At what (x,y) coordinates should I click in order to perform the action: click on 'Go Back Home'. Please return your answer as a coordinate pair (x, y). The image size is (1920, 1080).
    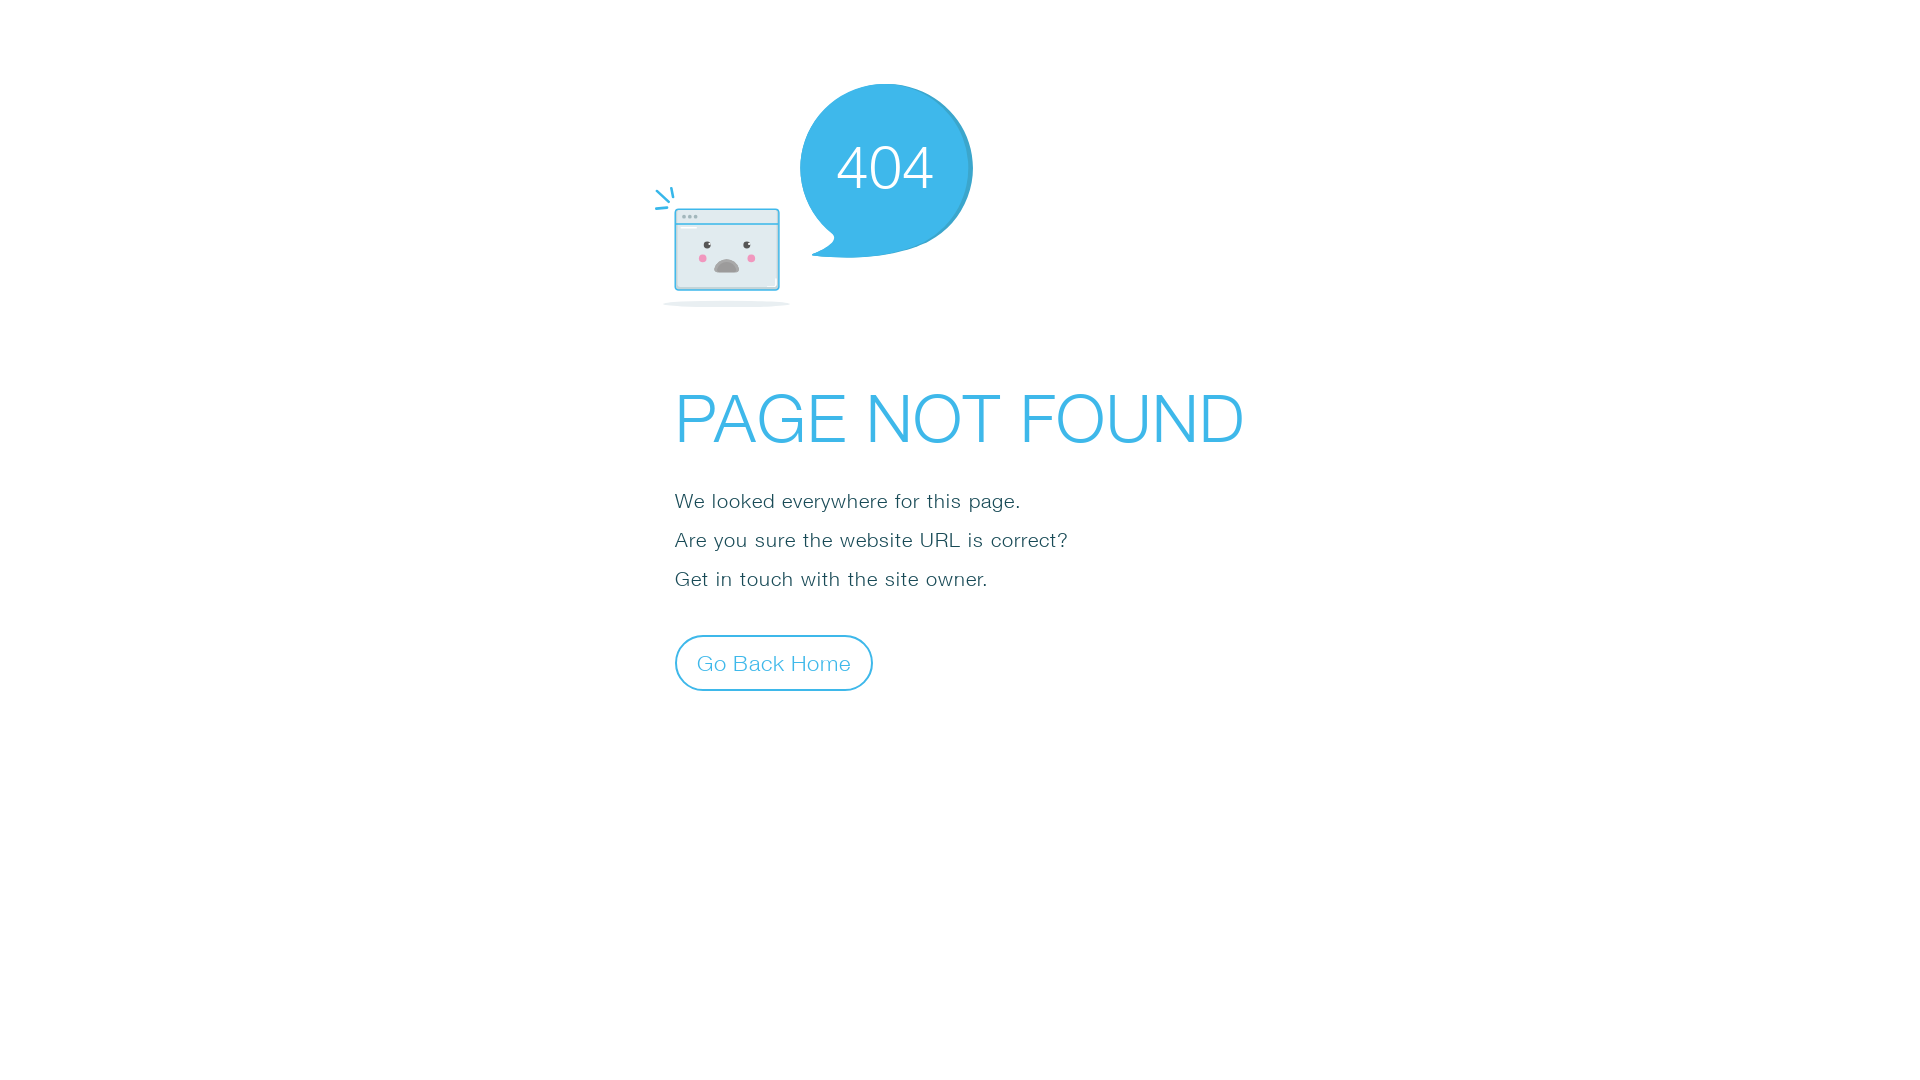
    Looking at the image, I should click on (772, 663).